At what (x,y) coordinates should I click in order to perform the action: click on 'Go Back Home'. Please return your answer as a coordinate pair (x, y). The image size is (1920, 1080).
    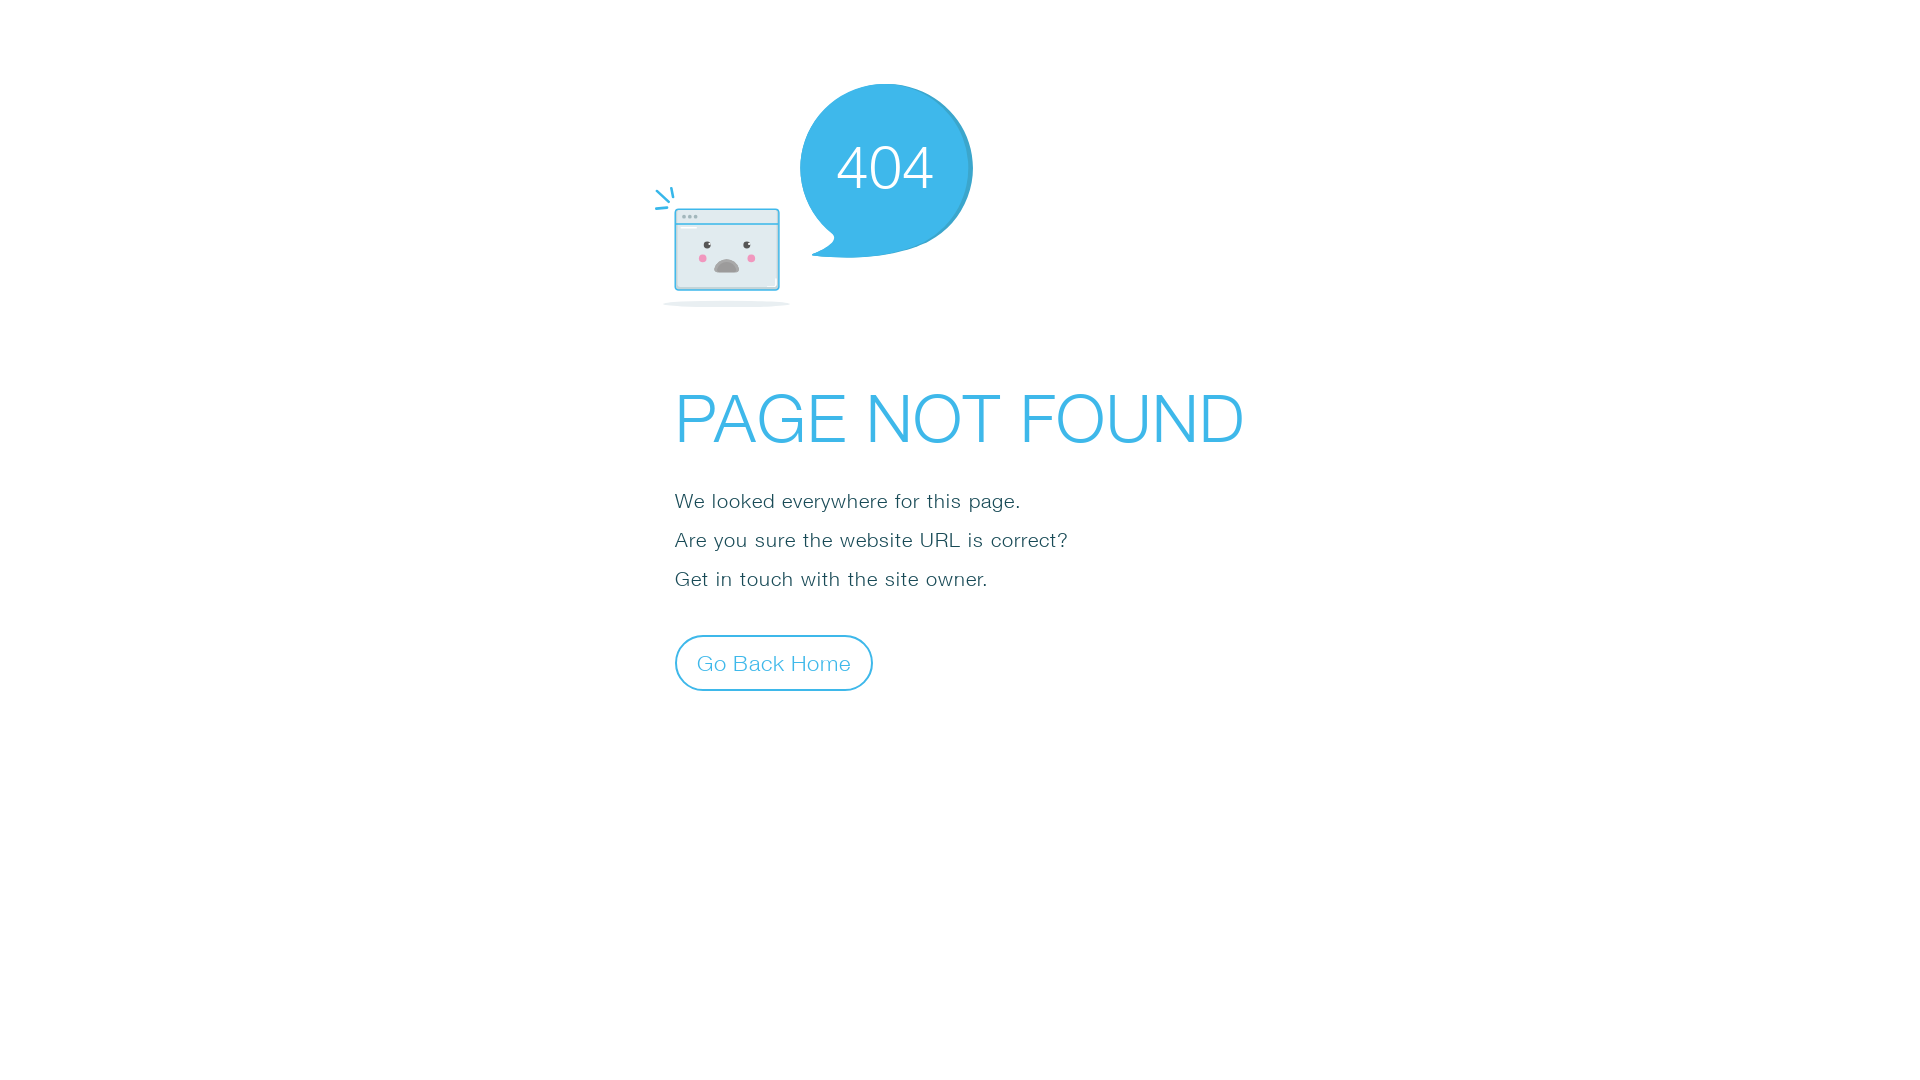
    Looking at the image, I should click on (772, 663).